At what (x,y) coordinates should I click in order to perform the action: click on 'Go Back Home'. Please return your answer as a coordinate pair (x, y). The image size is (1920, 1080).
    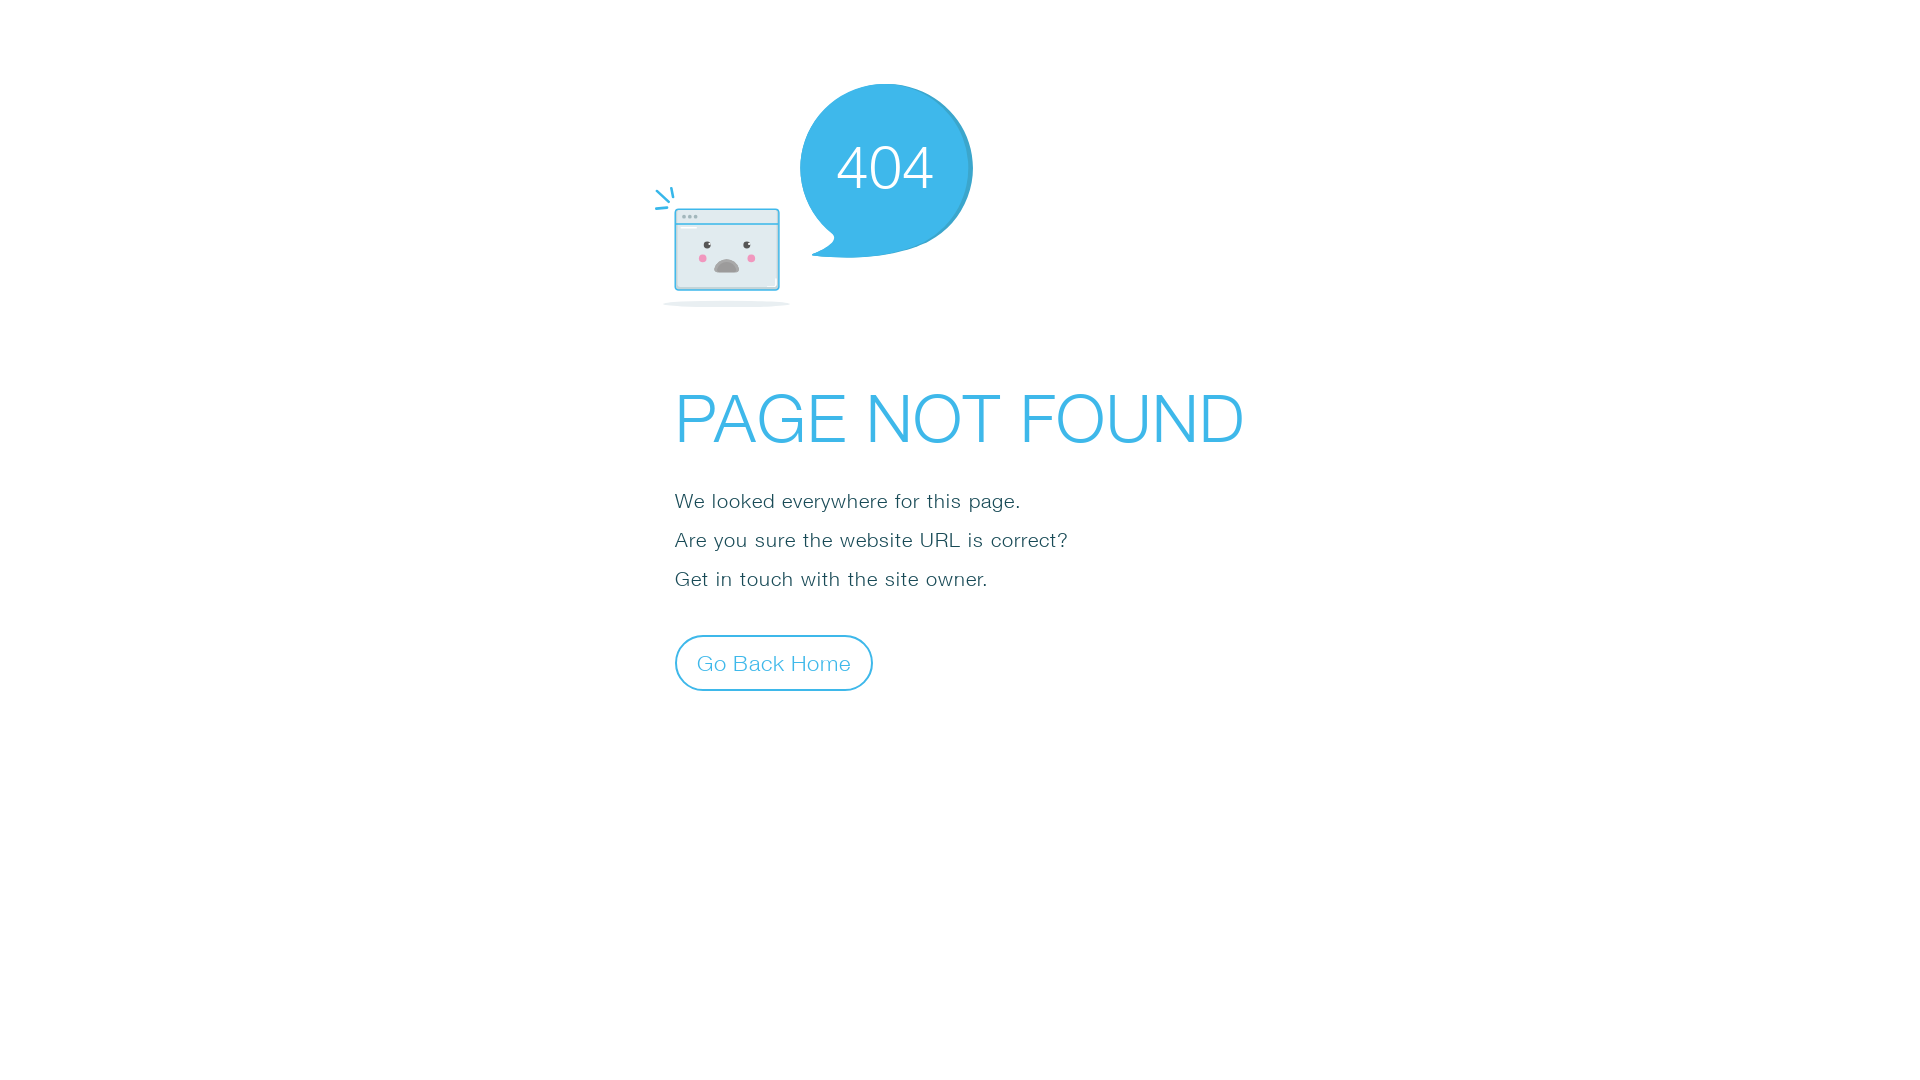
    Looking at the image, I should click on (772, 663).